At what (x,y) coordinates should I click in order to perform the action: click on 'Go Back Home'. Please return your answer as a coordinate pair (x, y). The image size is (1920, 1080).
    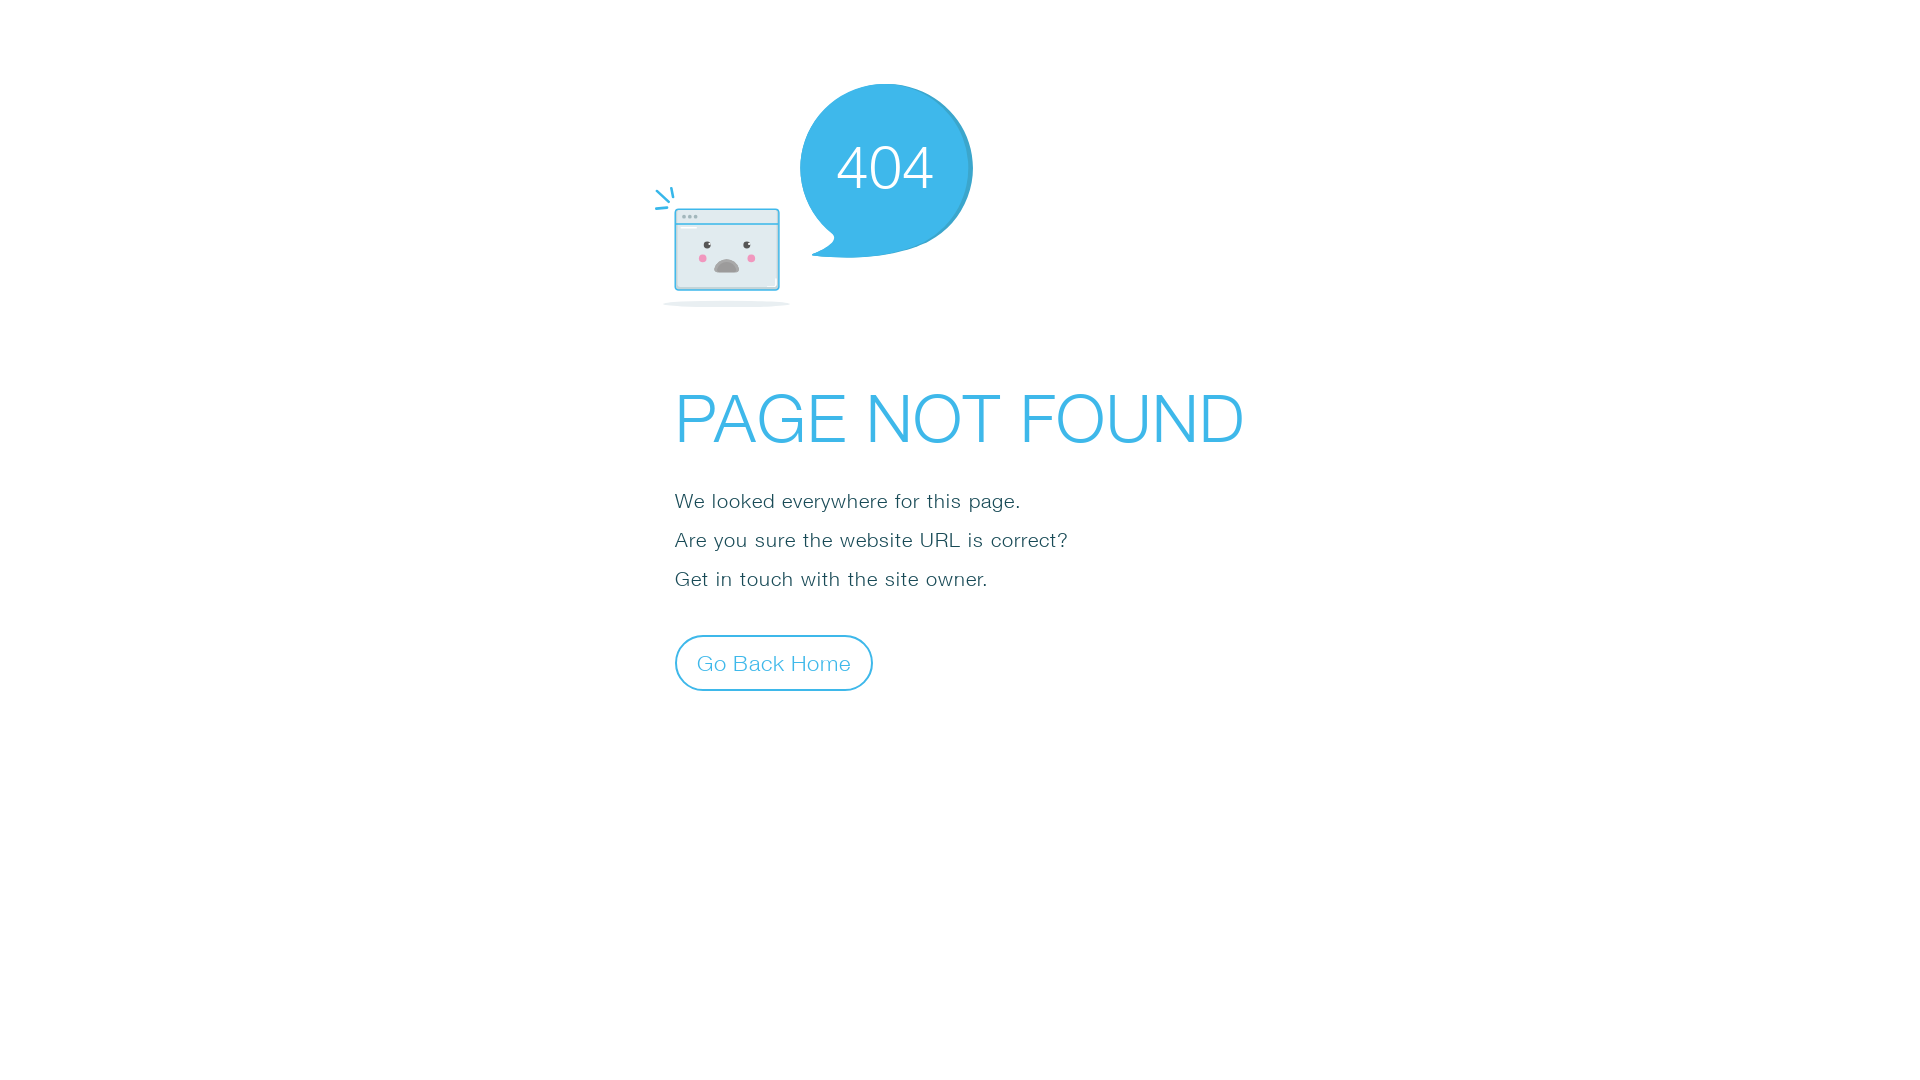
    Looking at the image, I should click on (772, 663).